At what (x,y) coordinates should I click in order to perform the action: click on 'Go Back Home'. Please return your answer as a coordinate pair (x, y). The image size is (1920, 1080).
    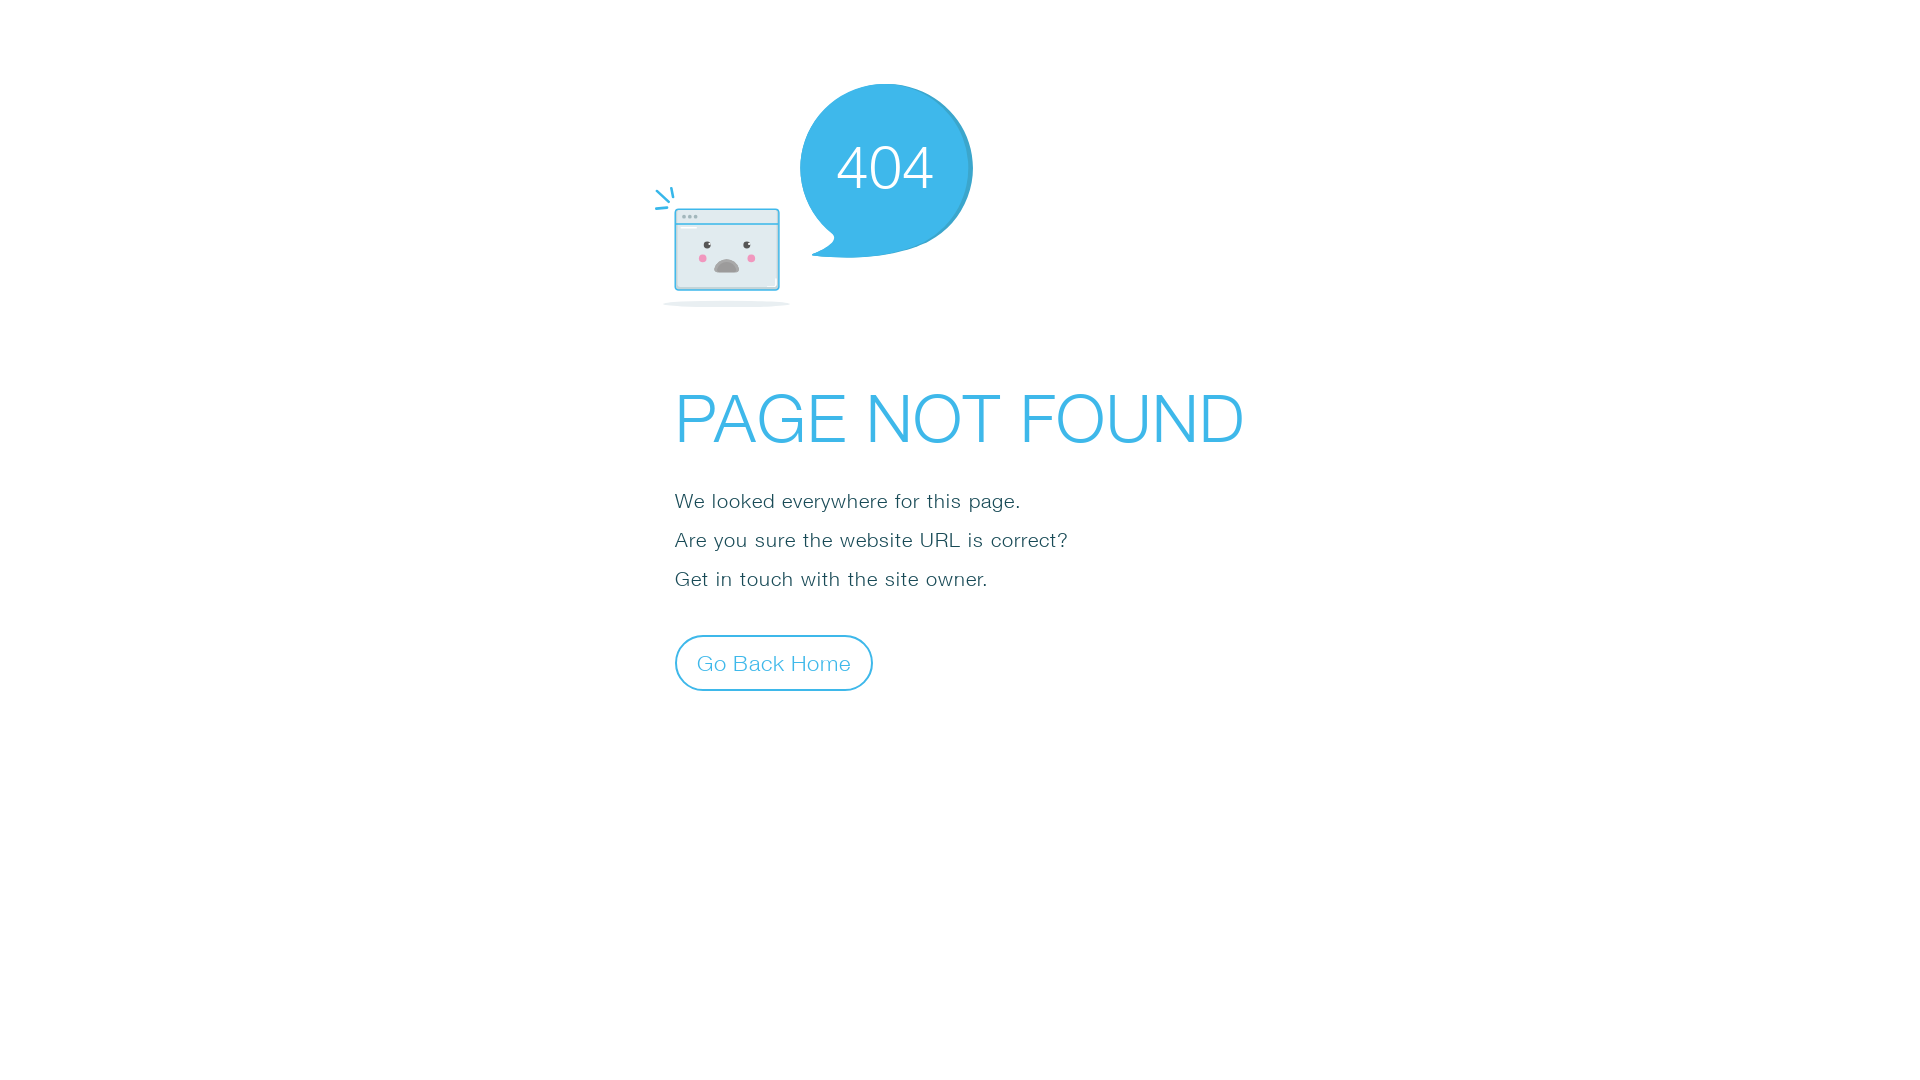
    Looking at the image, I should click on (772, 663).